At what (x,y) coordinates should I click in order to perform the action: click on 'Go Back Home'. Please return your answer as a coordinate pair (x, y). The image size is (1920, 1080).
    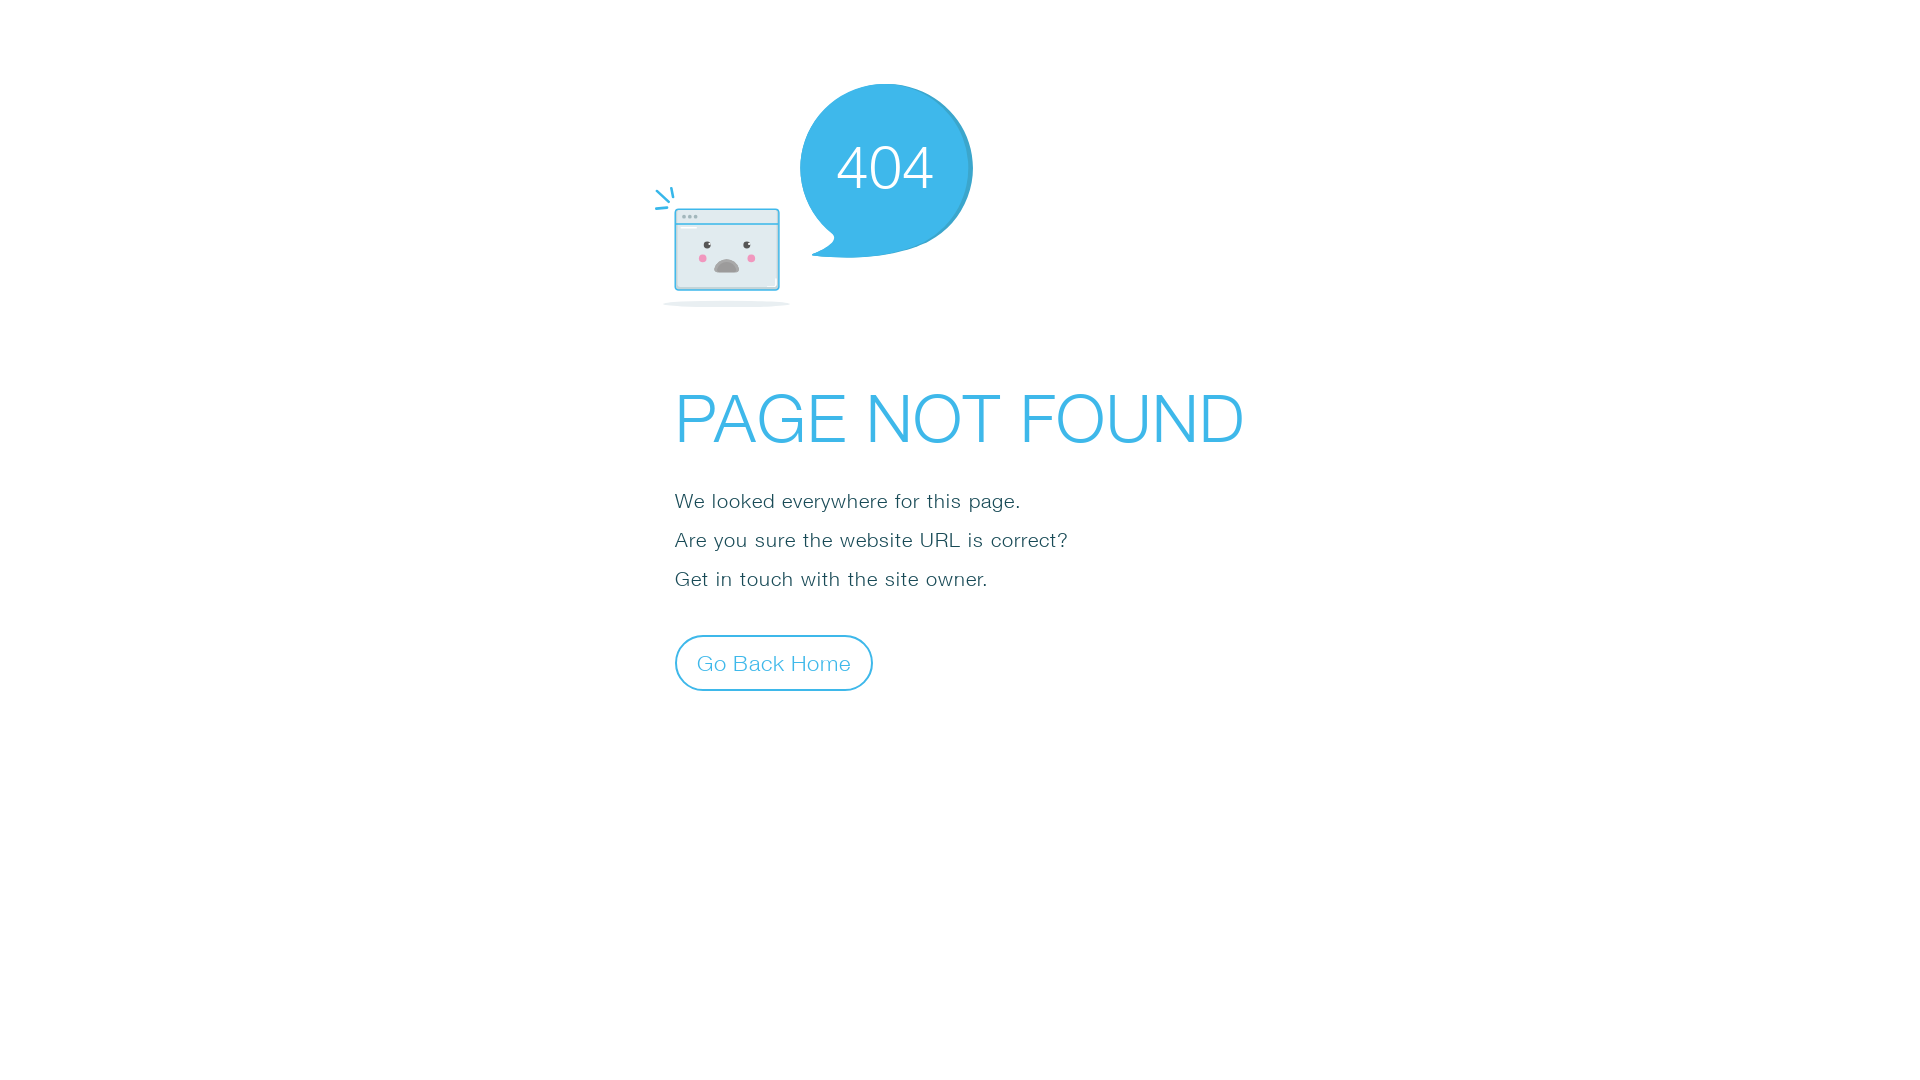
    Looking at the image, I should click on (772, 663).